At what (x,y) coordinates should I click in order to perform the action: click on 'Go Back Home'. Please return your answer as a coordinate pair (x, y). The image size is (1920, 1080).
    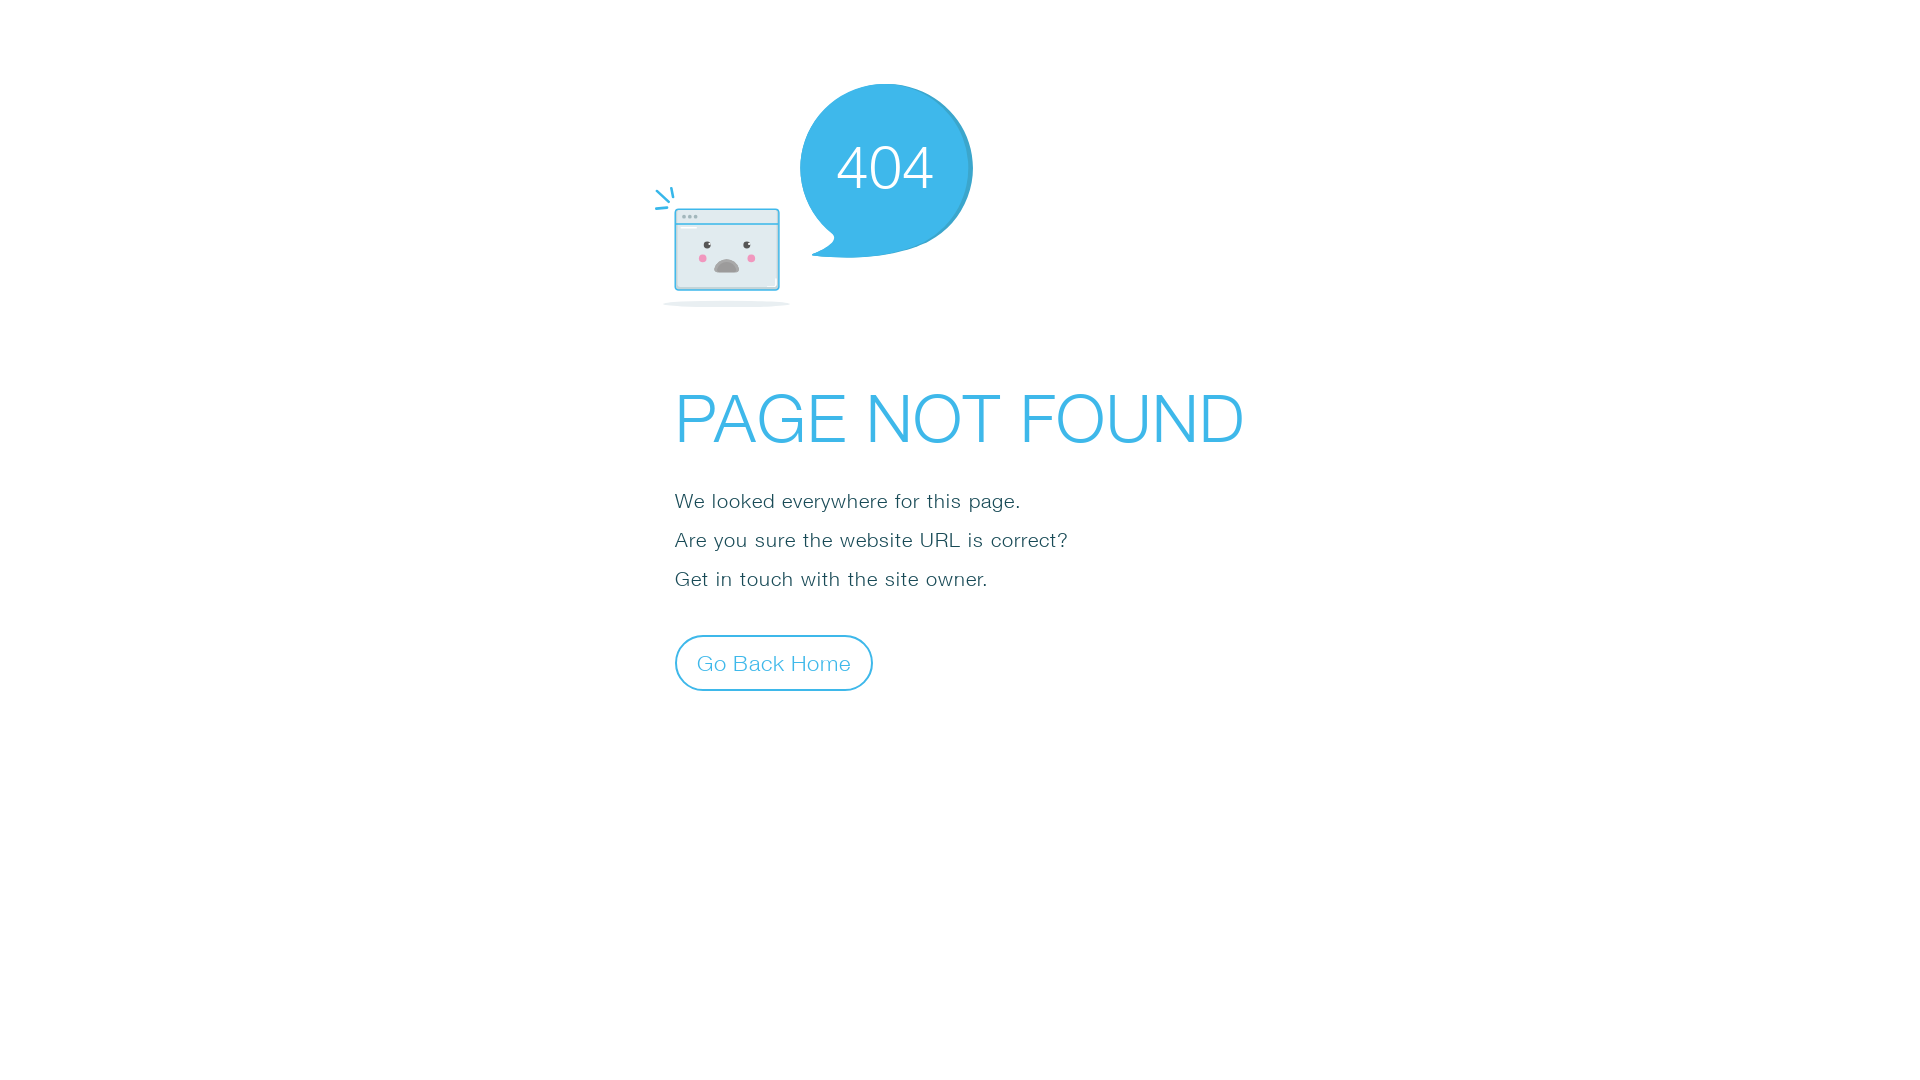
    Looking at the image, I should click on (772, 663).